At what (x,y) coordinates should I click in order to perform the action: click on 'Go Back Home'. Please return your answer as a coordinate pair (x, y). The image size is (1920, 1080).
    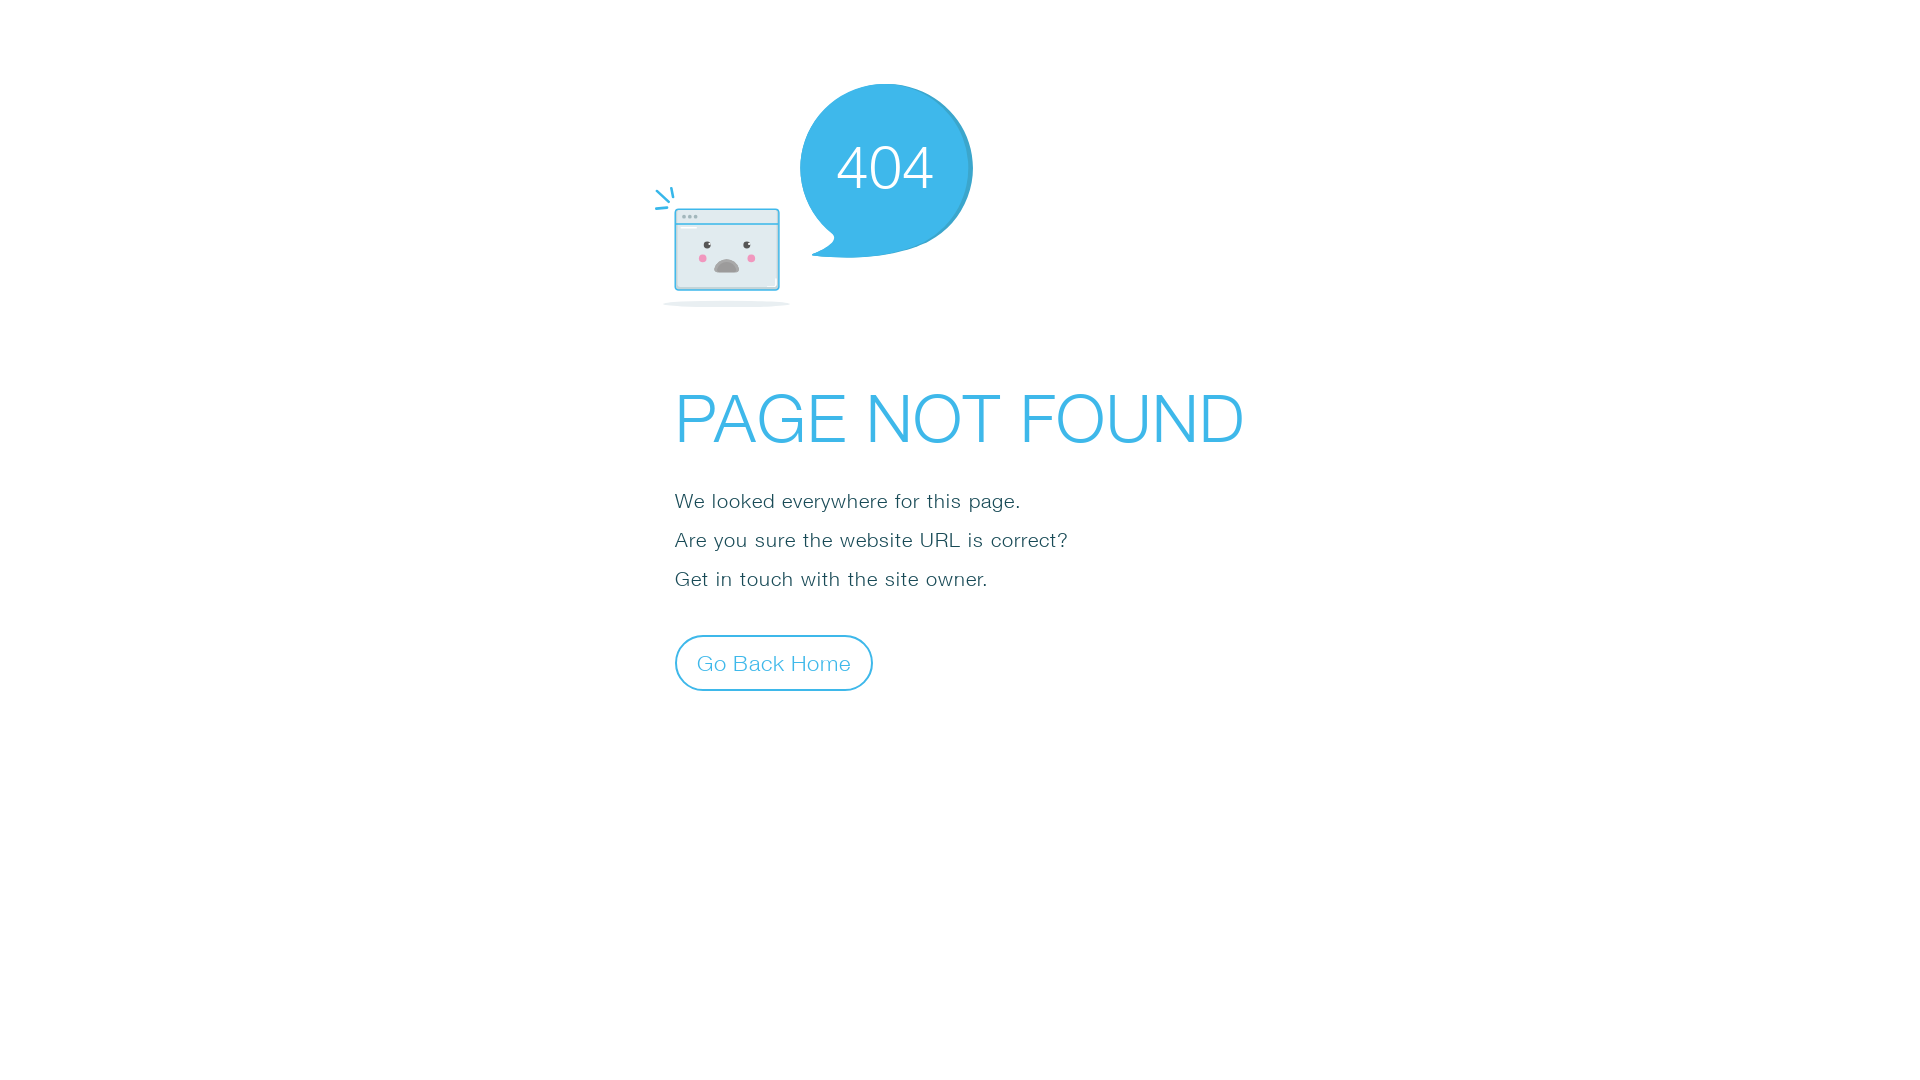
    Looking at the image, I should click on (772, 663).